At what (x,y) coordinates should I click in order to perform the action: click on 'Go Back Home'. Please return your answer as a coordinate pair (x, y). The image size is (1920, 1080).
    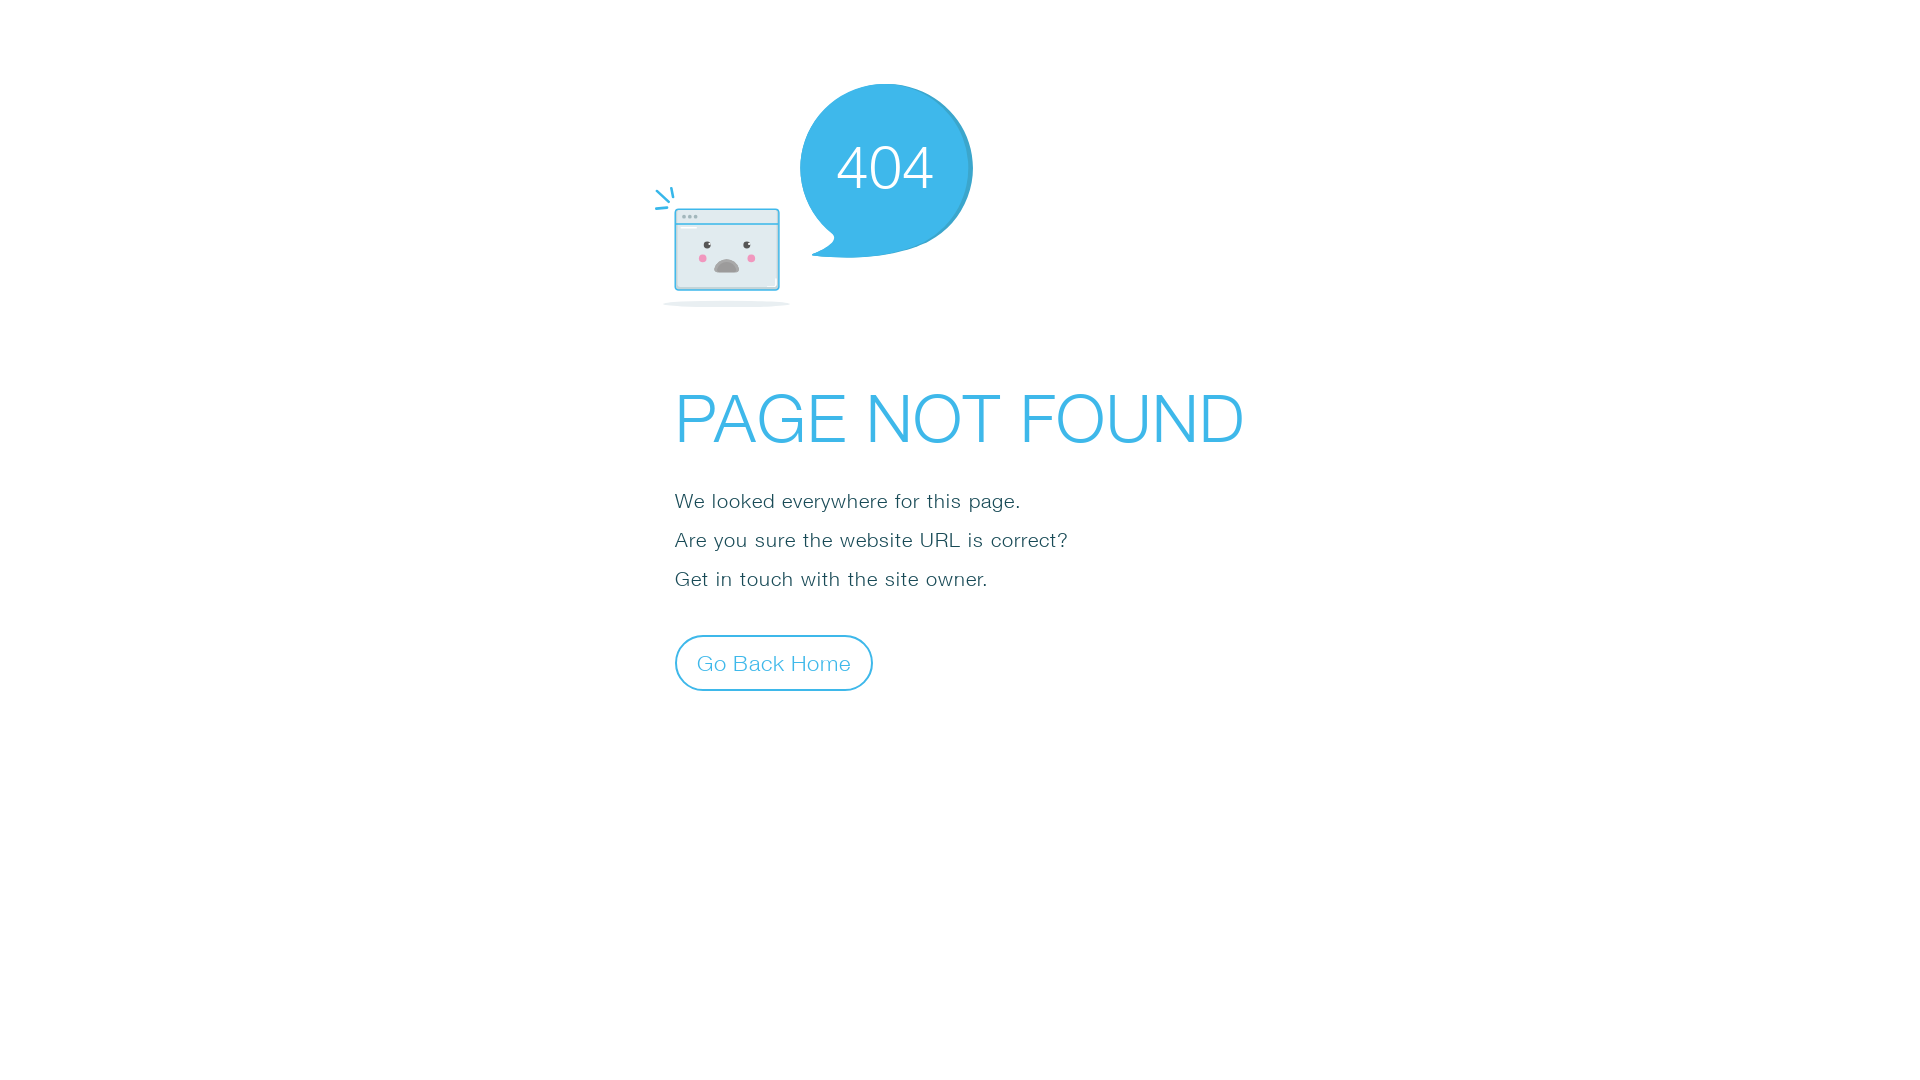
    Looking at the image, I should click on (772, 663).